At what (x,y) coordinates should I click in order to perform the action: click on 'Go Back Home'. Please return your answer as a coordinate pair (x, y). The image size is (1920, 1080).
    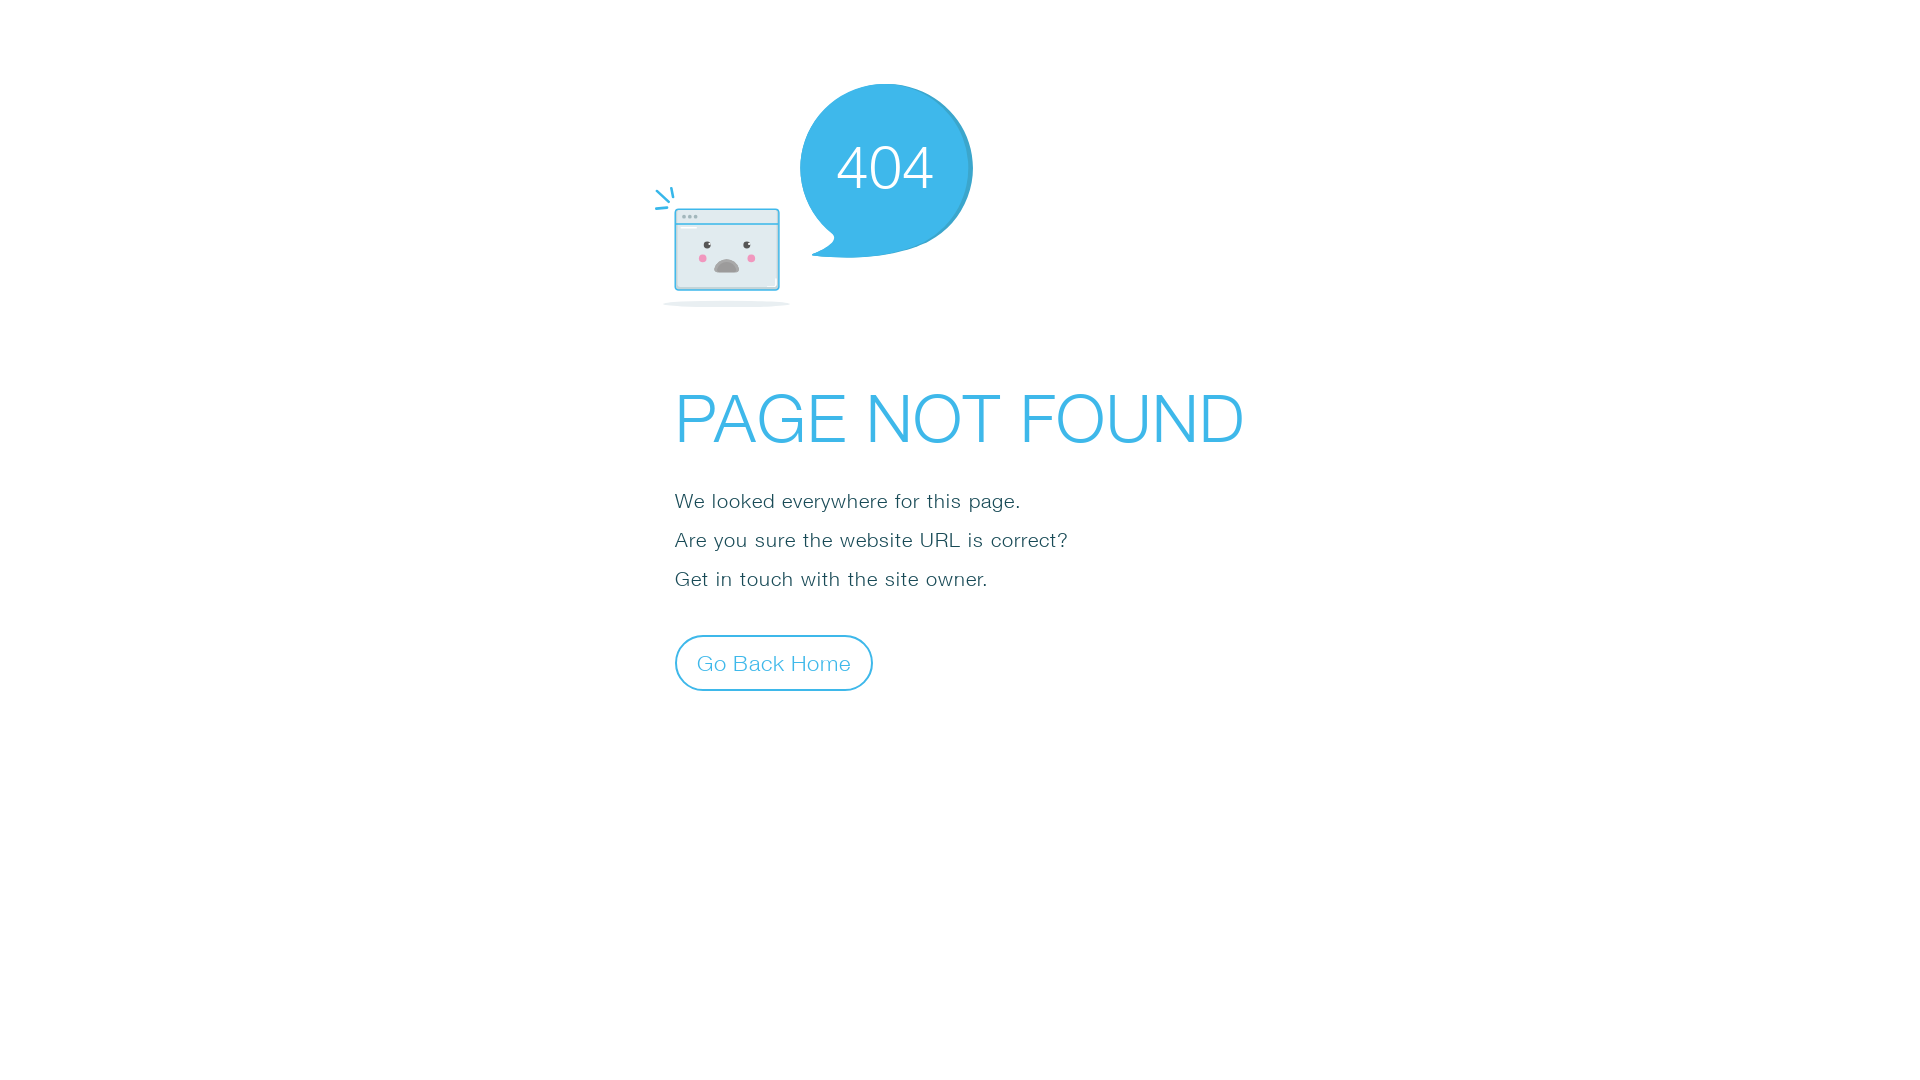
    Looking at the image, I should click on (772, 663).